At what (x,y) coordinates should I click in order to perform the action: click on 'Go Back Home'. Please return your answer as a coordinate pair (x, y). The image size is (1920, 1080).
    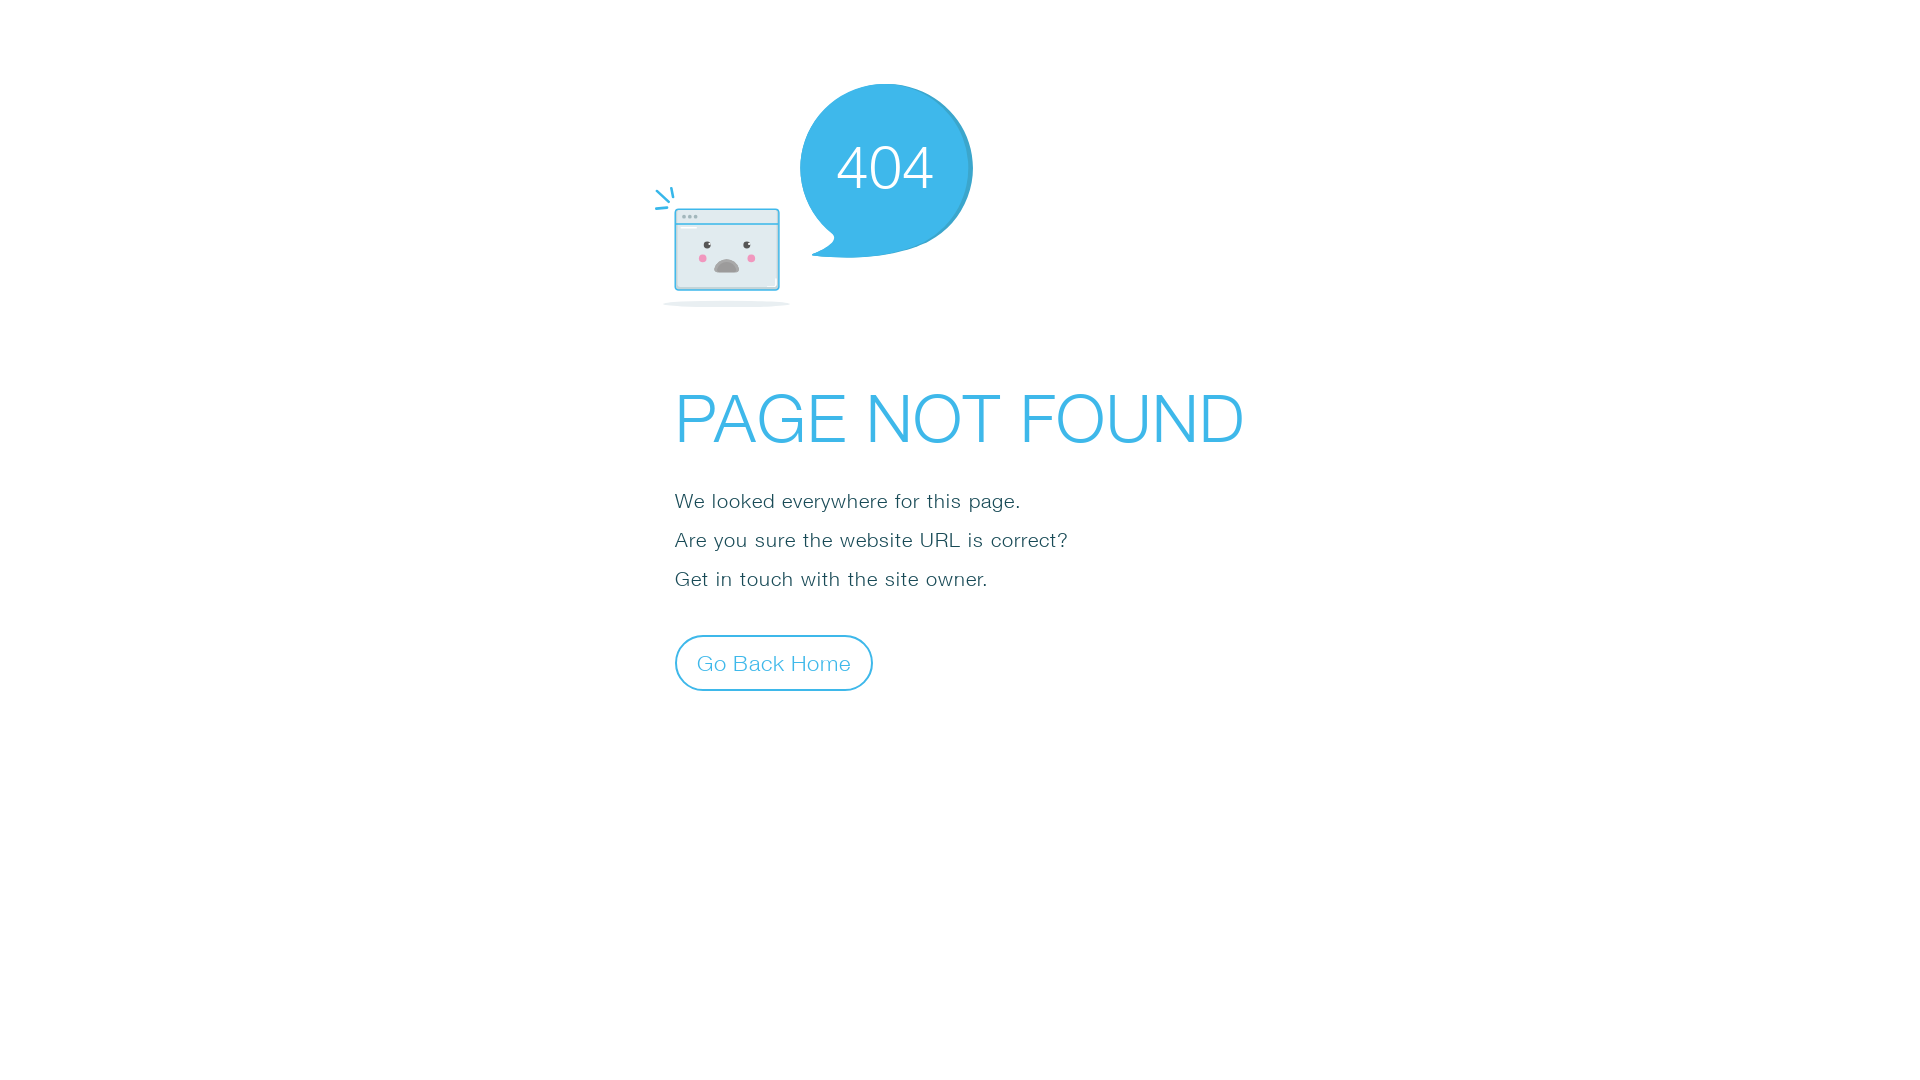
    Looking at the image, I should click on (772, 663).